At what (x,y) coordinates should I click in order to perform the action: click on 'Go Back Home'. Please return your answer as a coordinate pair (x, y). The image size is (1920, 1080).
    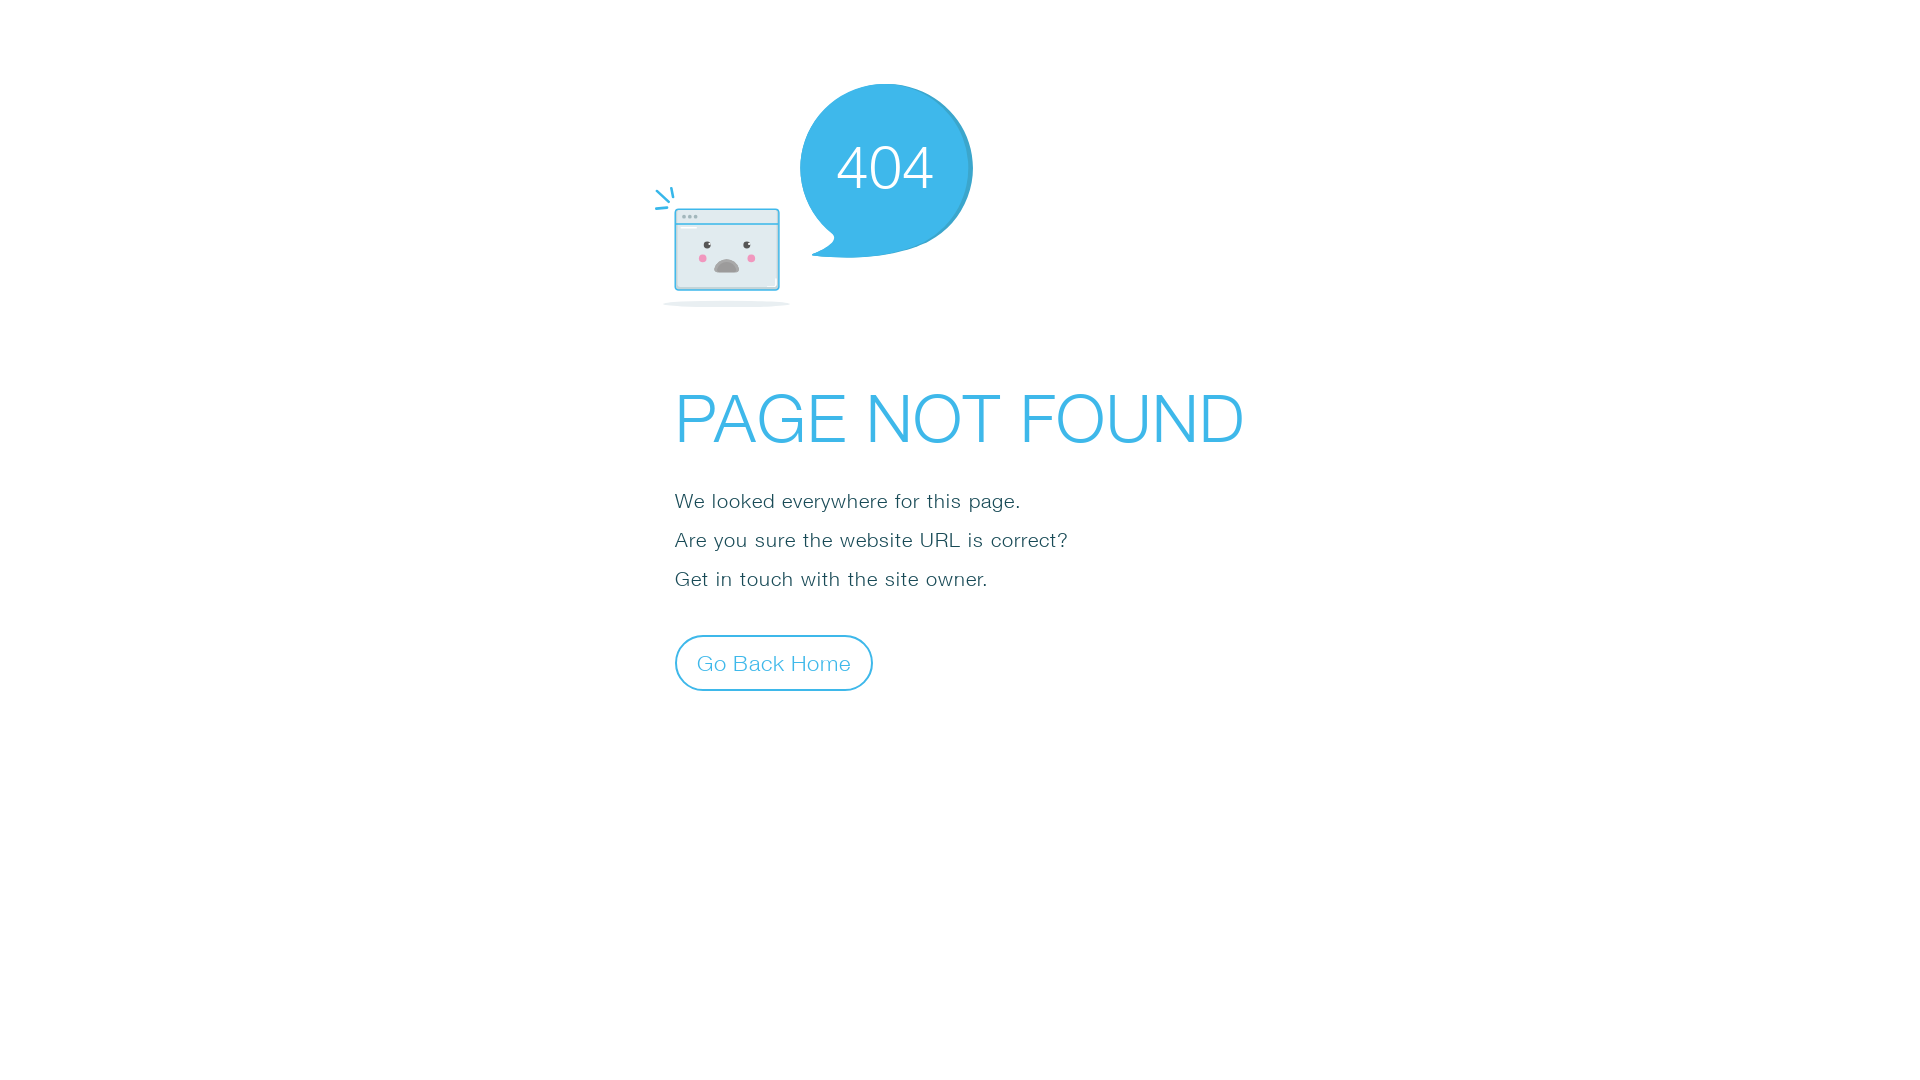
    Looking at the image, I should click on (772, 663).